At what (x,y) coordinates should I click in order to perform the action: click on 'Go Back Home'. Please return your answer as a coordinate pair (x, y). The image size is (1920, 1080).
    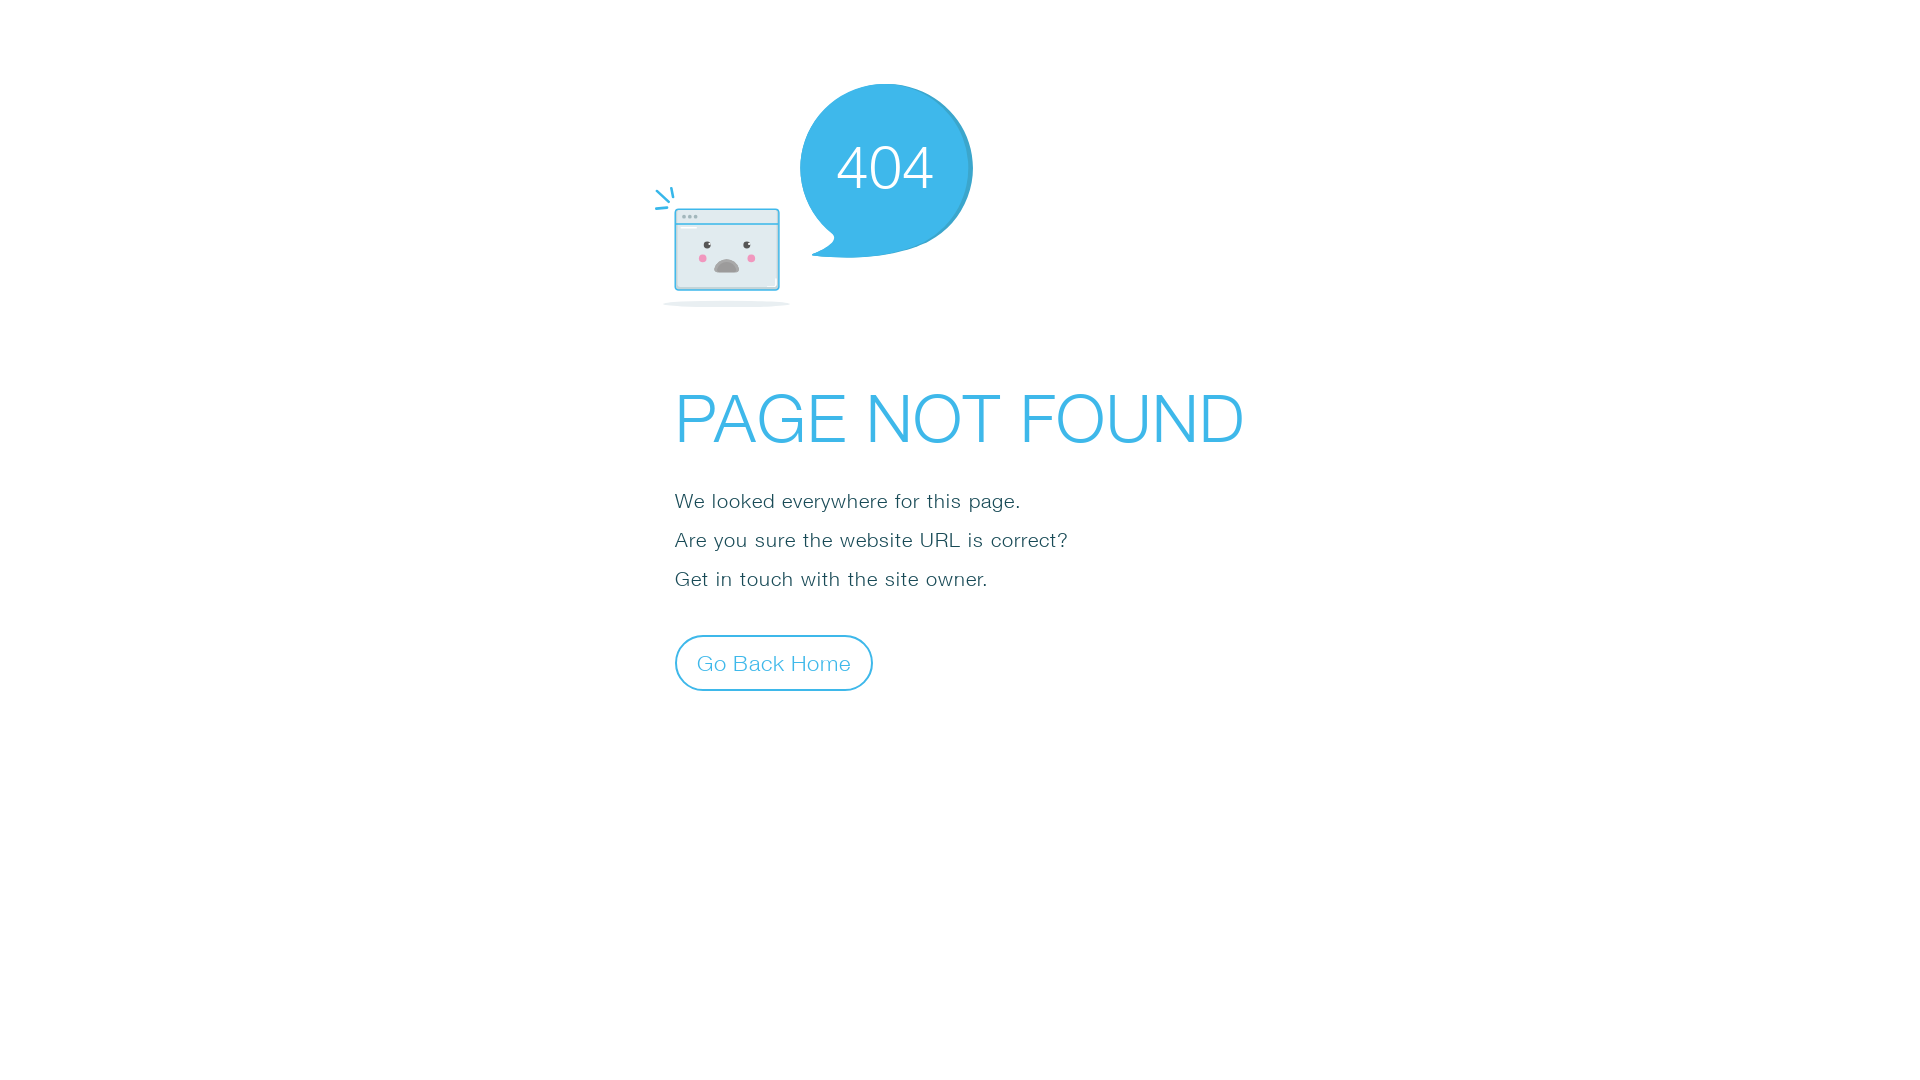
    Looking at the image, I should click on (772, 663).